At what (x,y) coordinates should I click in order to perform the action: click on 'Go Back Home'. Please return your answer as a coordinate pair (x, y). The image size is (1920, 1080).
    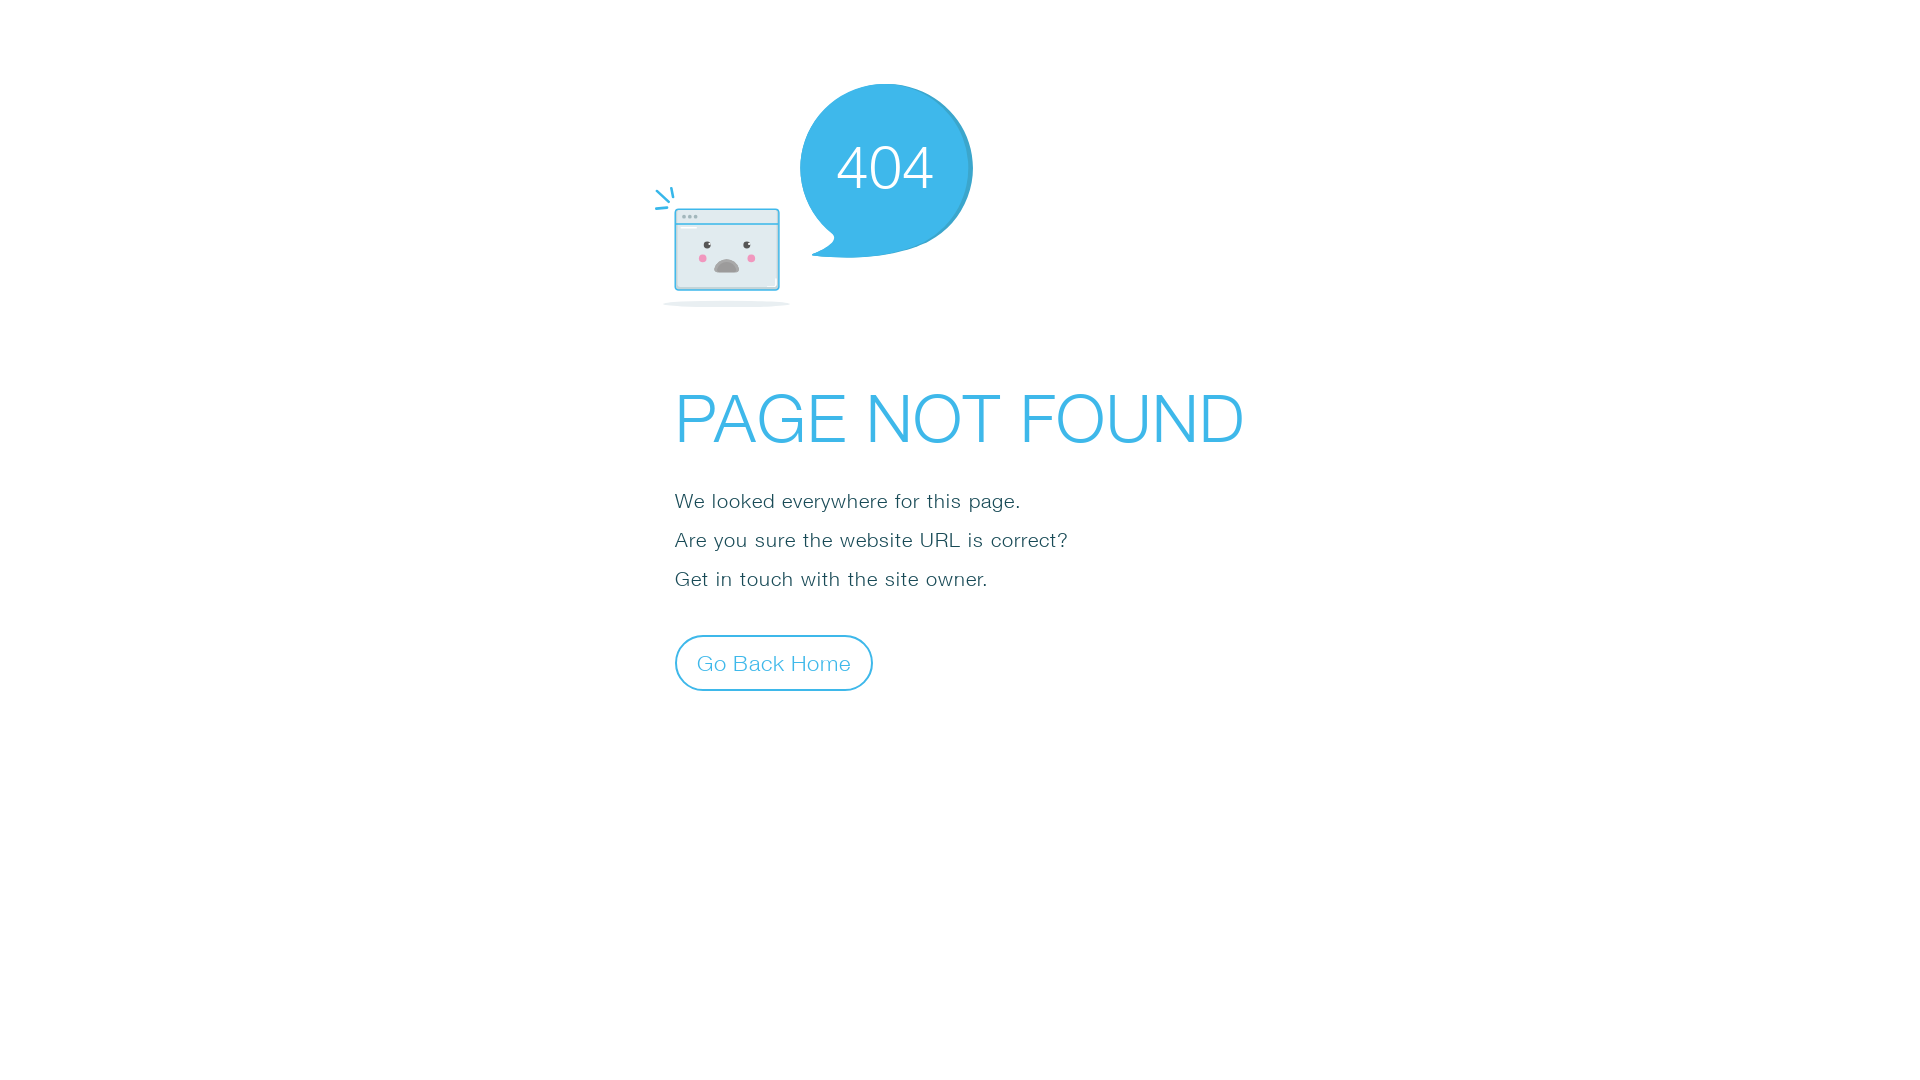
    Looking at the image, I should click on (772, 663).